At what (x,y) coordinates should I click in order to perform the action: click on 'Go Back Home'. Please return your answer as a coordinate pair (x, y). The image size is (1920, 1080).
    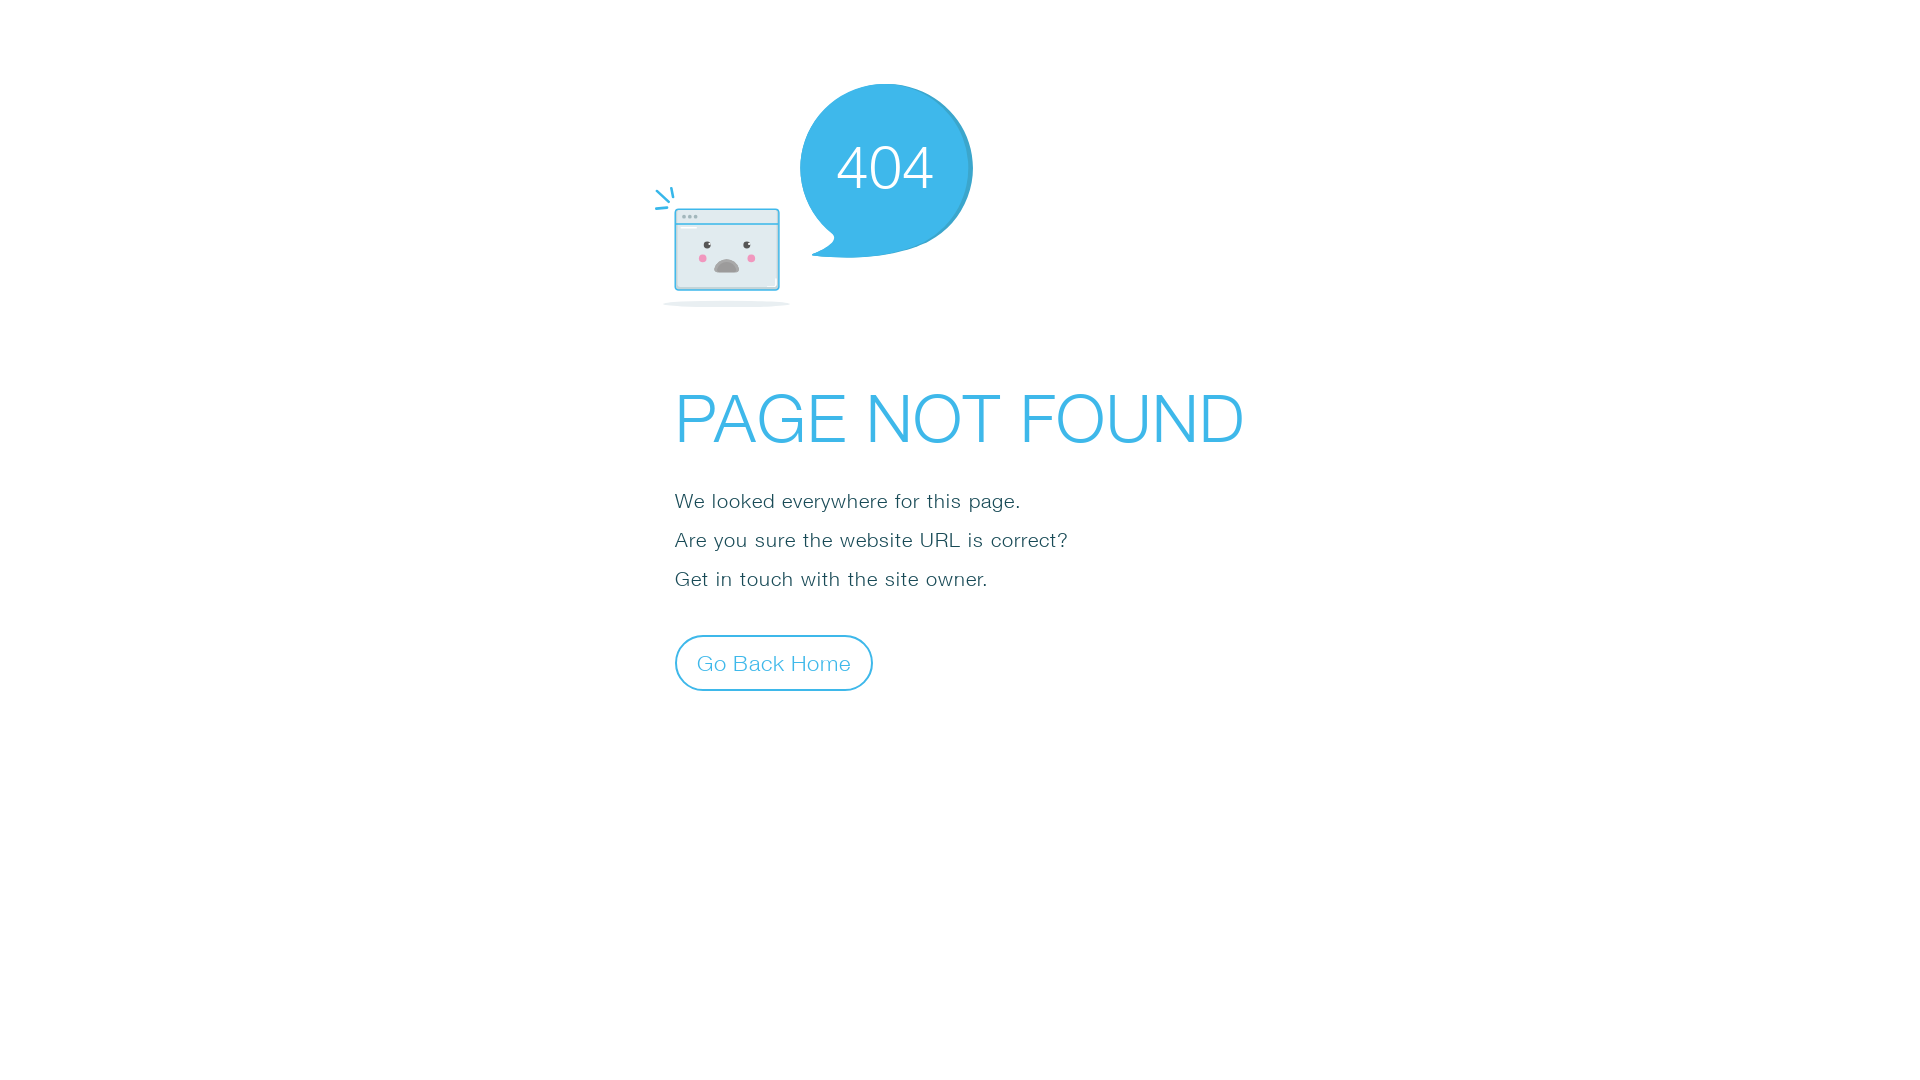
    Looking at the image, I should click on (772, 663).